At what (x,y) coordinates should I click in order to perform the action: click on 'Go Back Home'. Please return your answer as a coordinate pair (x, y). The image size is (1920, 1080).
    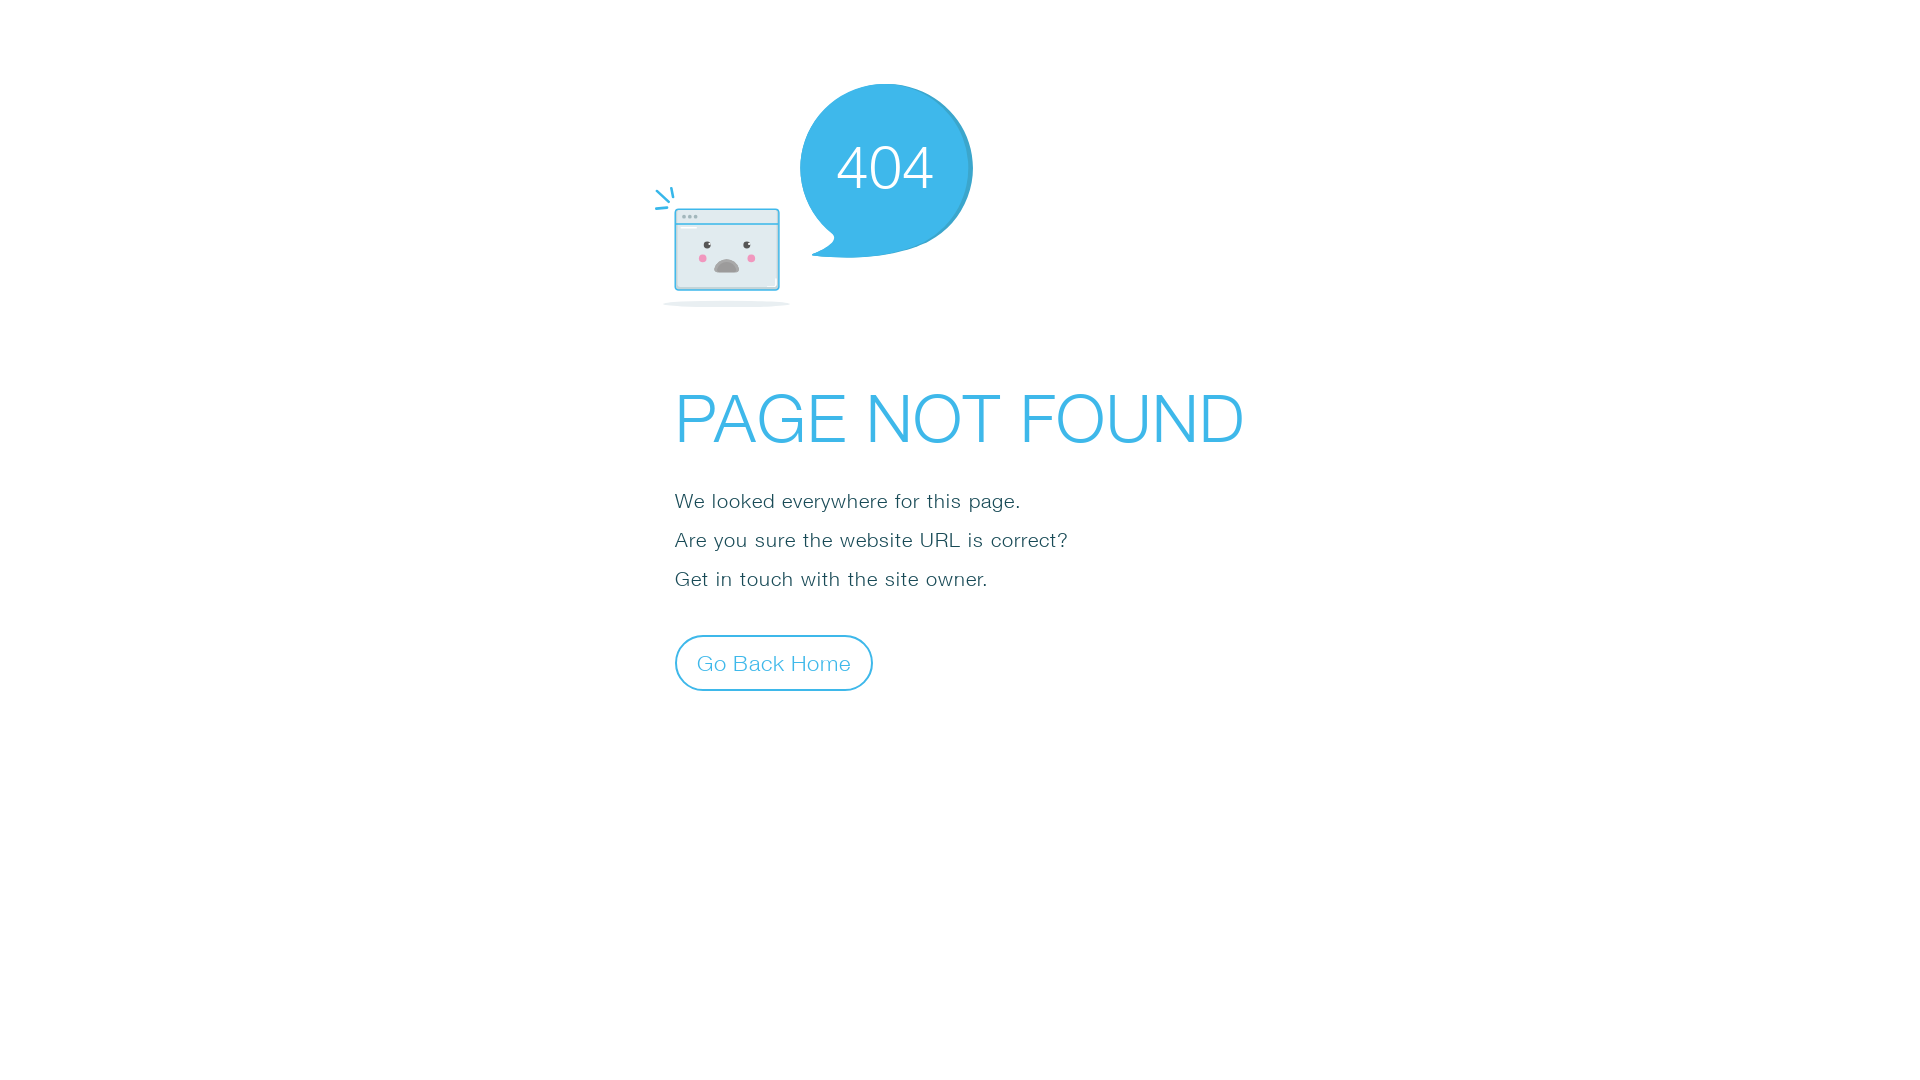
    Looking at the image, I should click on (772, 663).